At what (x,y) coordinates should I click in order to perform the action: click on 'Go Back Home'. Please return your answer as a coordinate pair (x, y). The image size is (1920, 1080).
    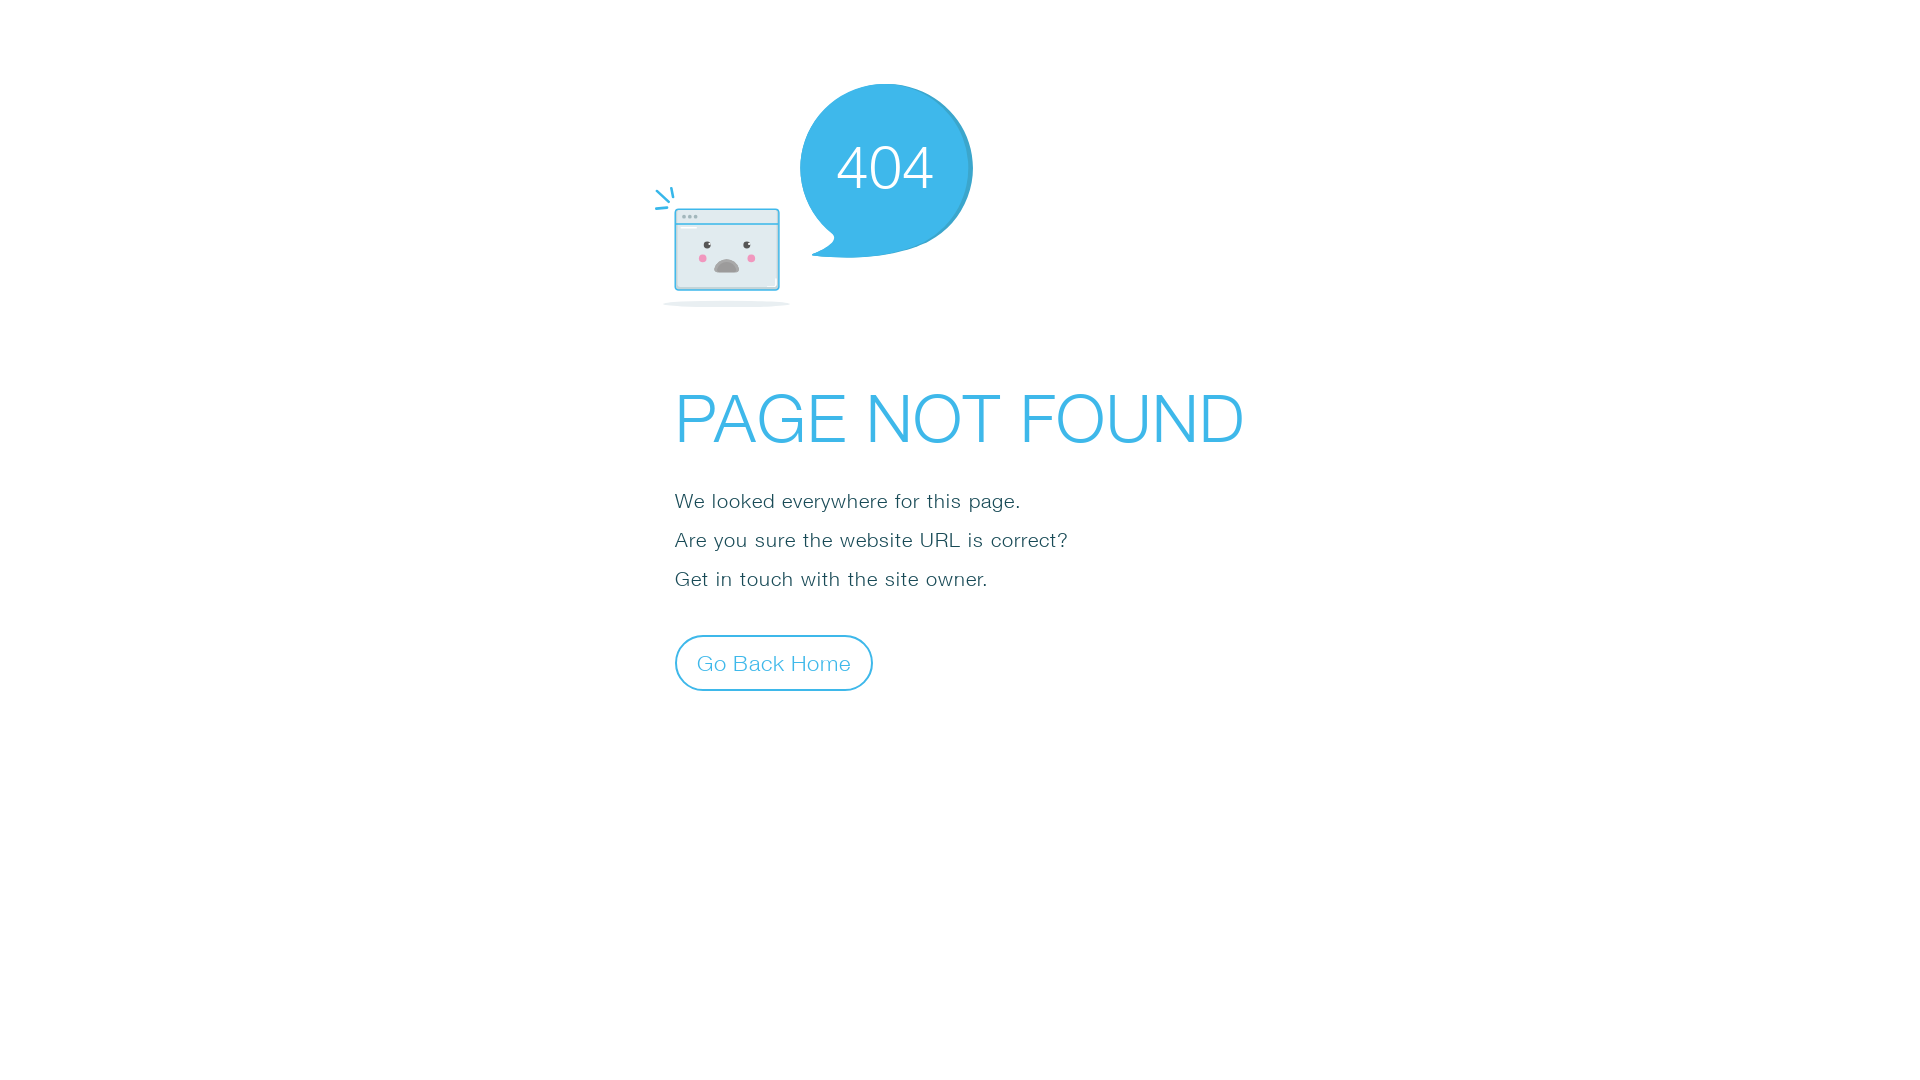
    Looking at the image, I should click on (772, 663).